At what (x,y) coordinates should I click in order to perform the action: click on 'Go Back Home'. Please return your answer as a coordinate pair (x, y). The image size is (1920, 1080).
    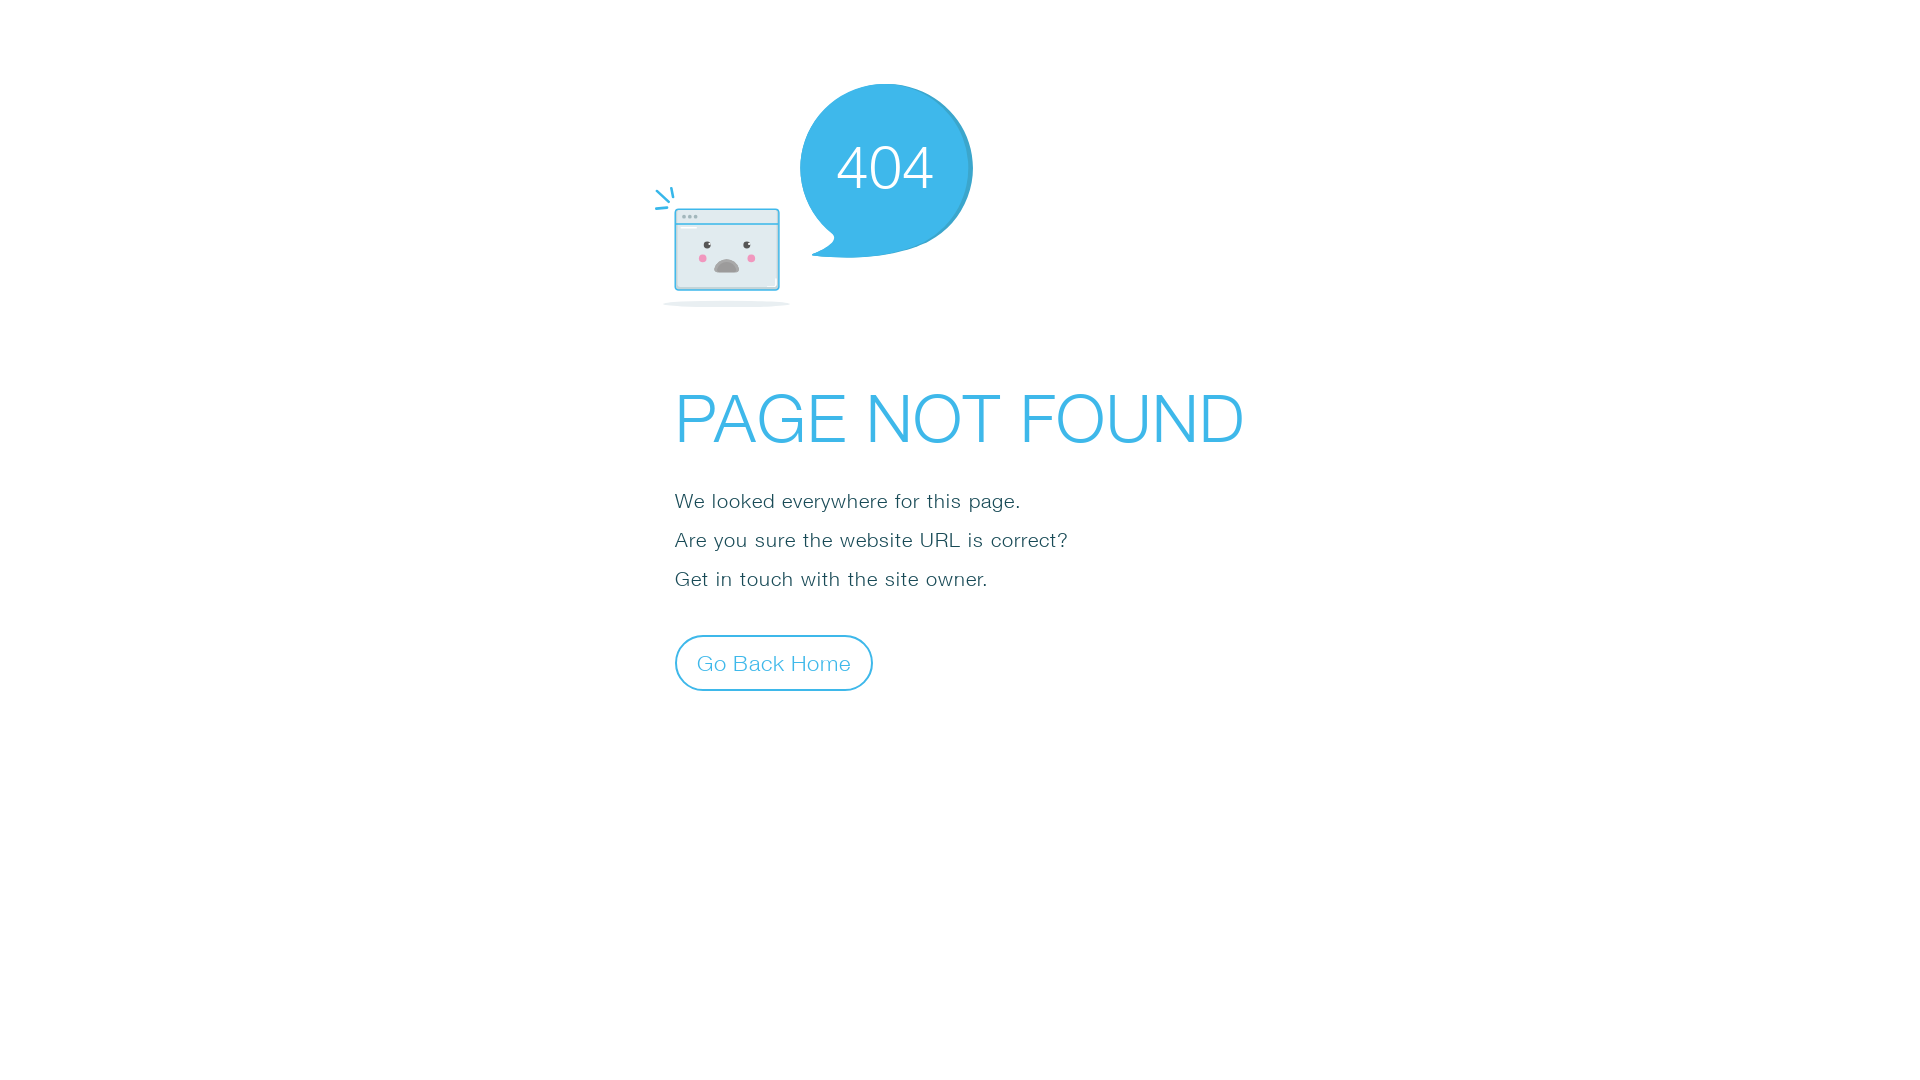
    Looking at the image, I should click on (772, 663).